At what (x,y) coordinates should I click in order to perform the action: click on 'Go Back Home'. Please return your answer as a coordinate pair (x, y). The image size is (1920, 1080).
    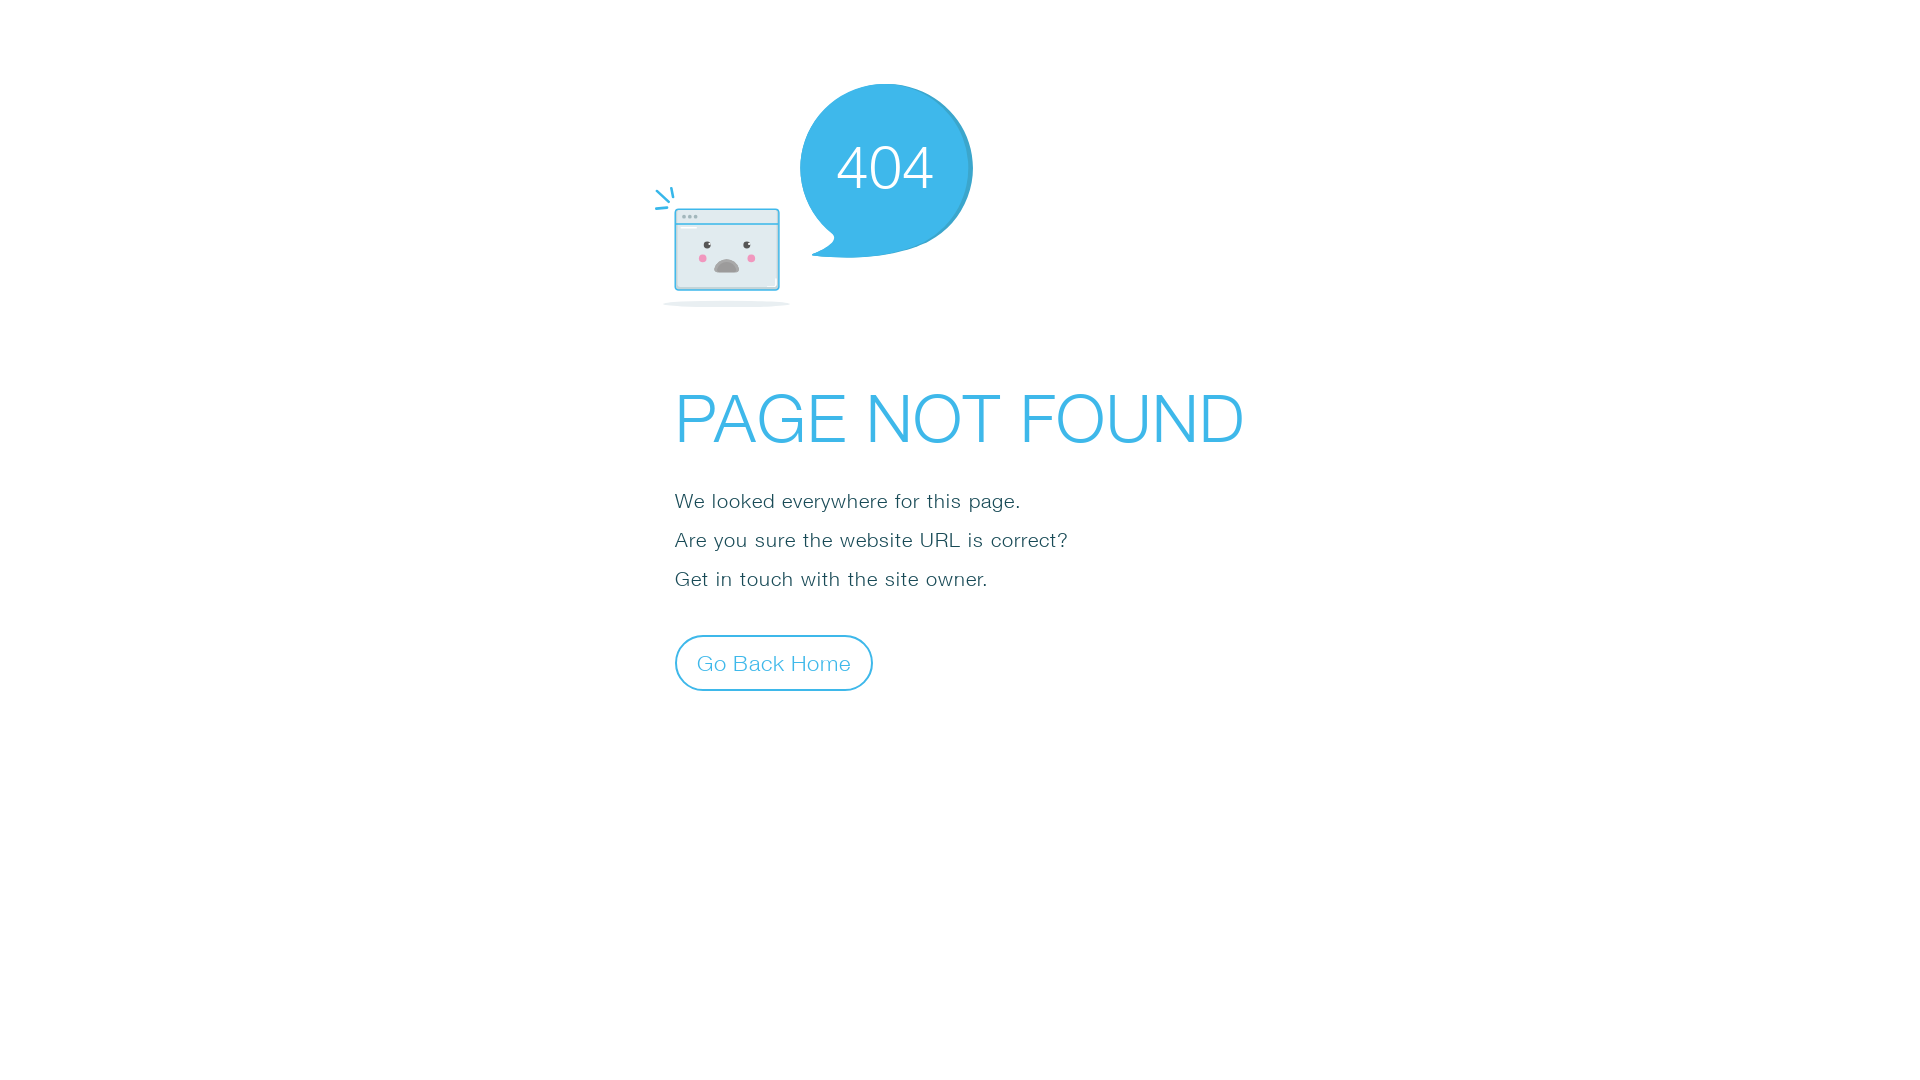
    Looking at the image, I should click on (772, 663).